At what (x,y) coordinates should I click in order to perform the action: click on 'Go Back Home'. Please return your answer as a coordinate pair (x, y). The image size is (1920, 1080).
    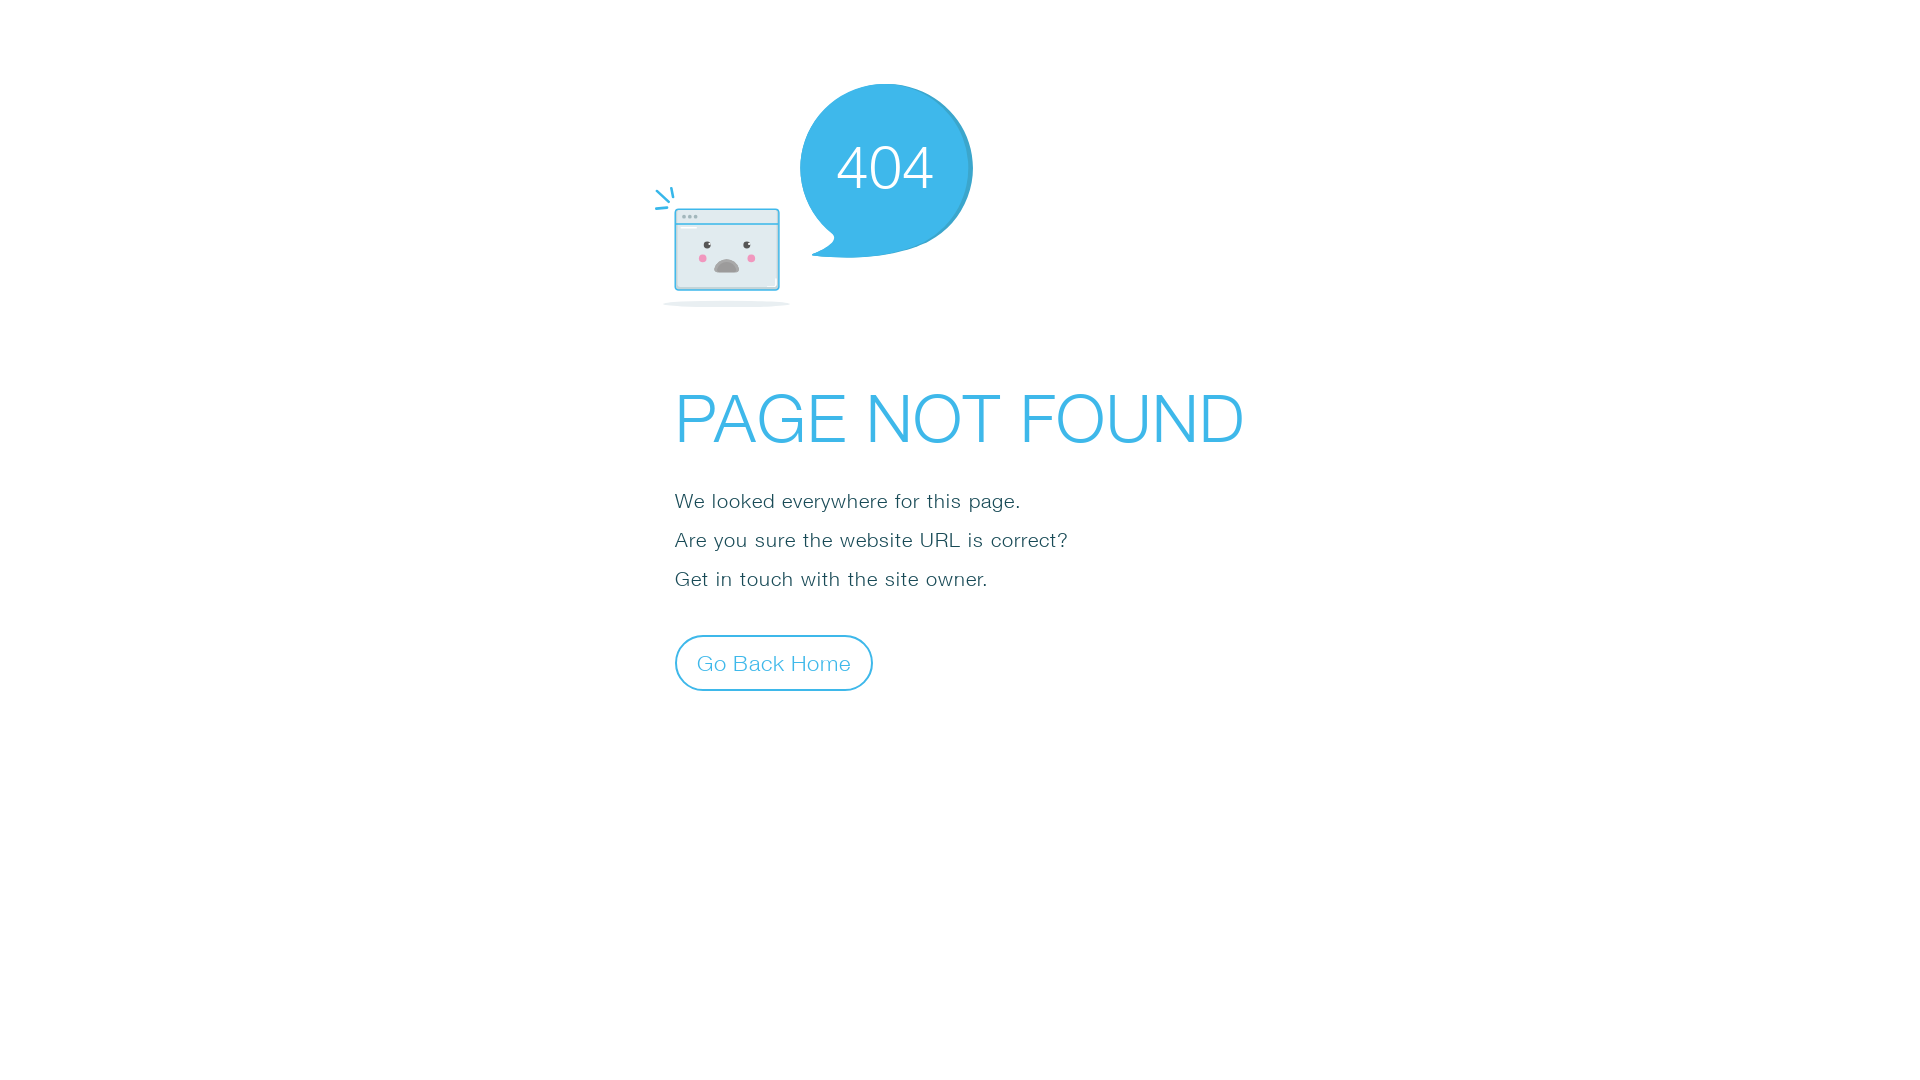
    Looking at the image, I should click on (772, 663).